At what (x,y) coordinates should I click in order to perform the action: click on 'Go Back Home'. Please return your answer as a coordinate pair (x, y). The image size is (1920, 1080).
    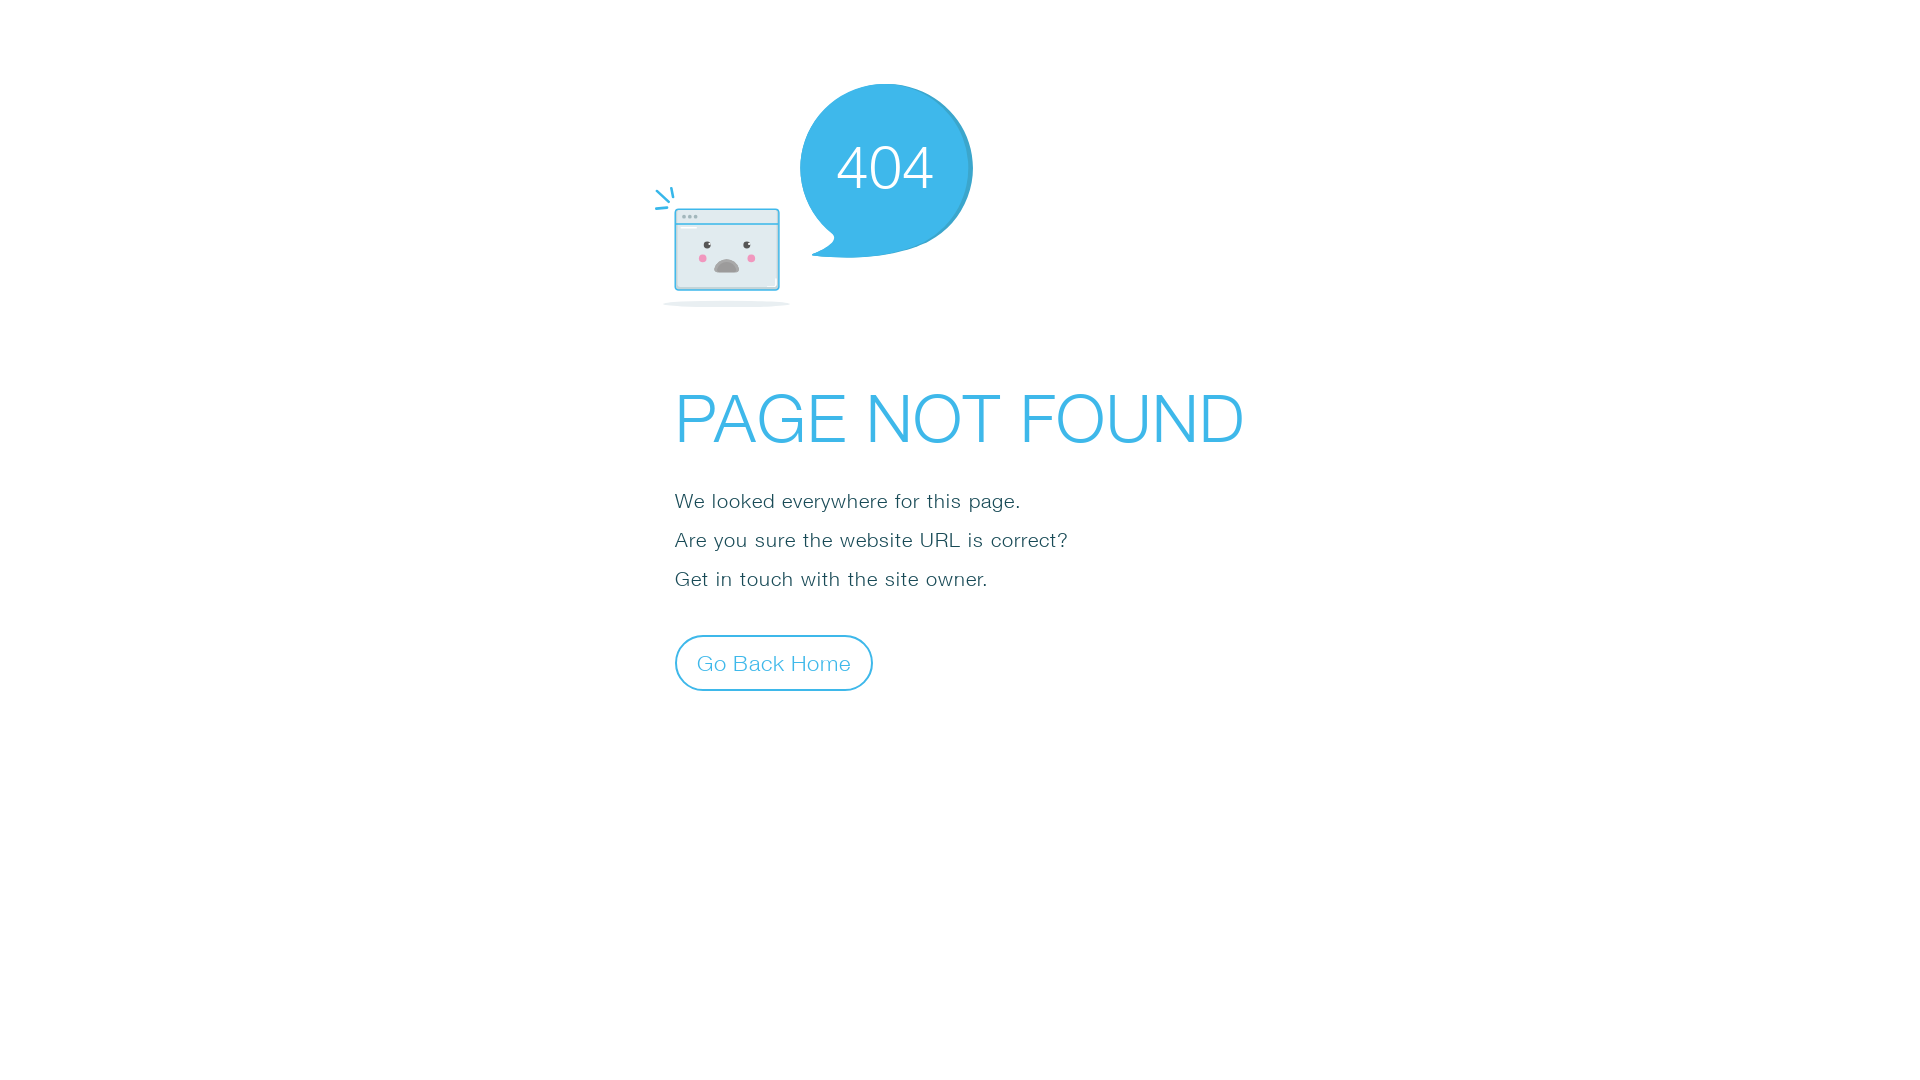
    Looking at the image, I should click on (772, 663).